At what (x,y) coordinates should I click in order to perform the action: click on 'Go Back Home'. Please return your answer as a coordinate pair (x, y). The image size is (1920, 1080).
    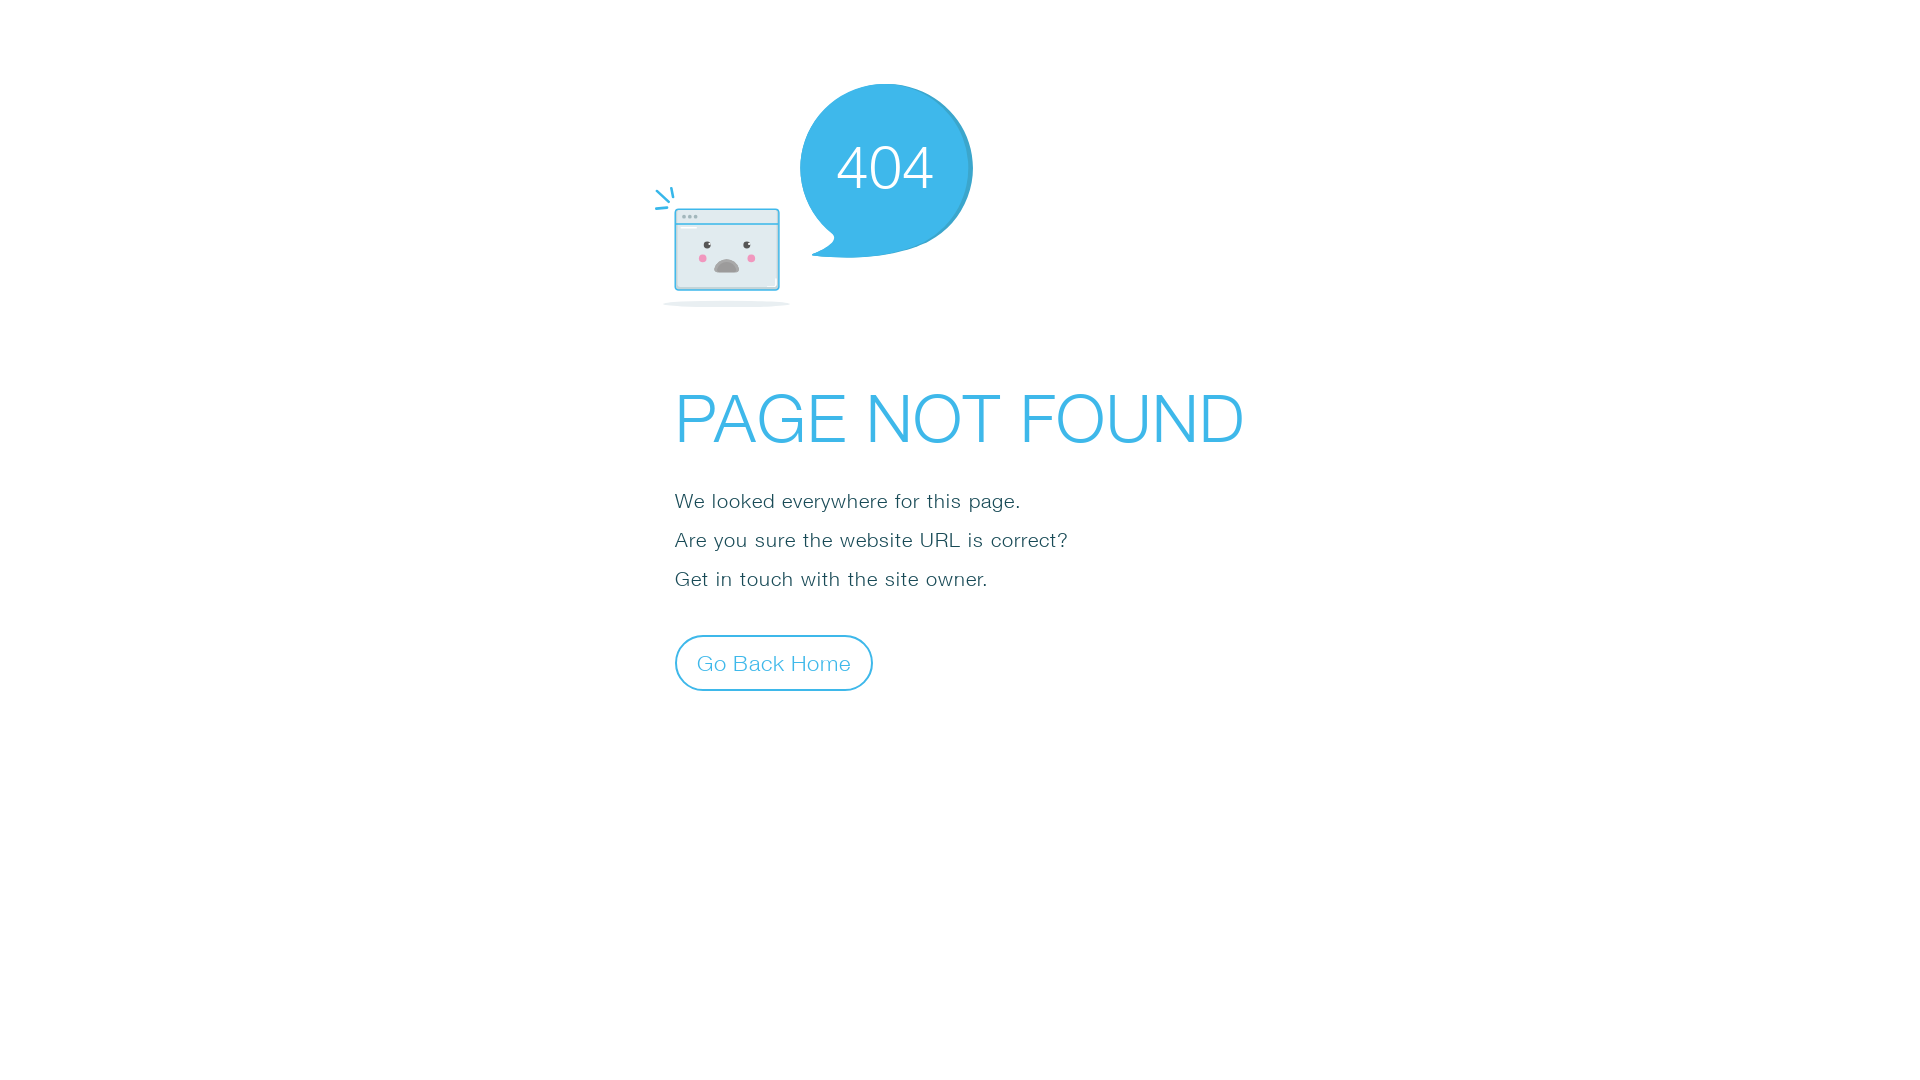
    Looking at the image, I should click on (772, 663).